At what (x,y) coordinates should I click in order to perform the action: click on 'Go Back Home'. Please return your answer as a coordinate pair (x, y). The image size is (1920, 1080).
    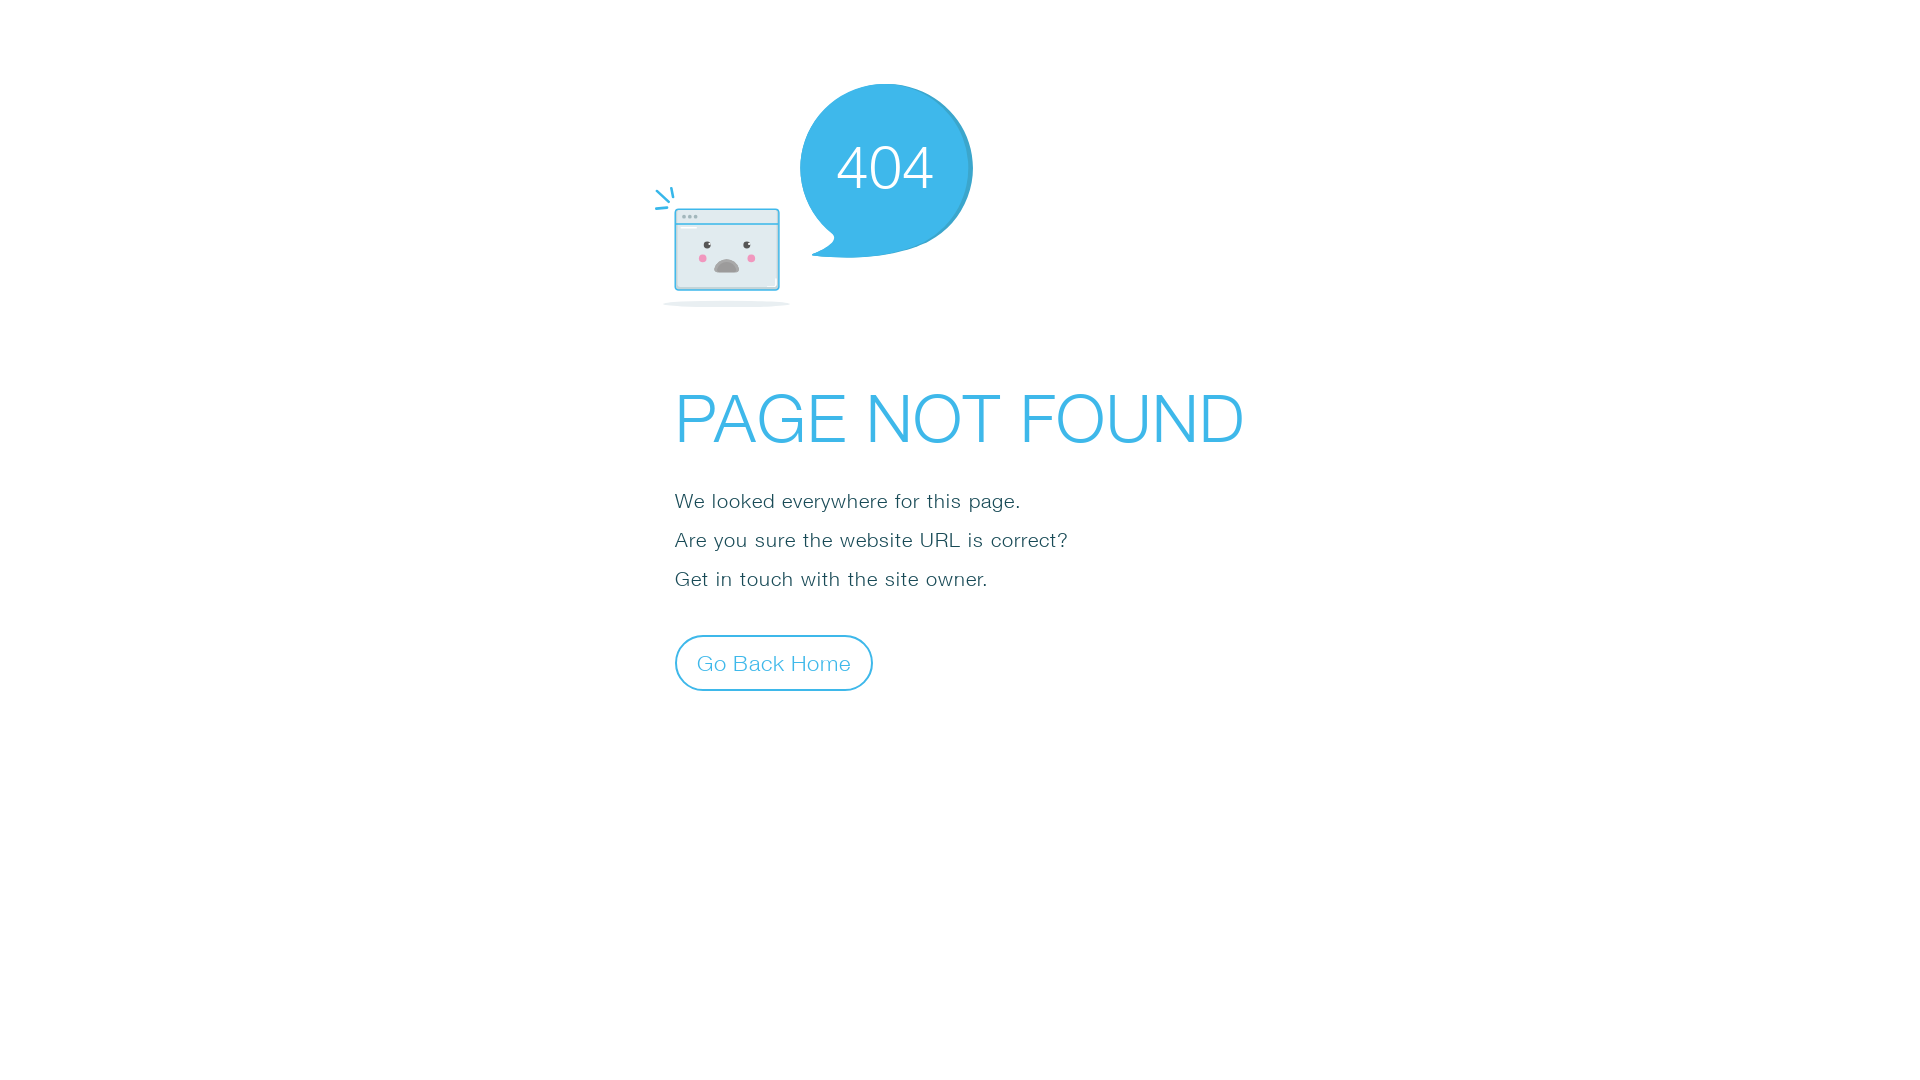
    Looking at the image, I should click on (772, 663).